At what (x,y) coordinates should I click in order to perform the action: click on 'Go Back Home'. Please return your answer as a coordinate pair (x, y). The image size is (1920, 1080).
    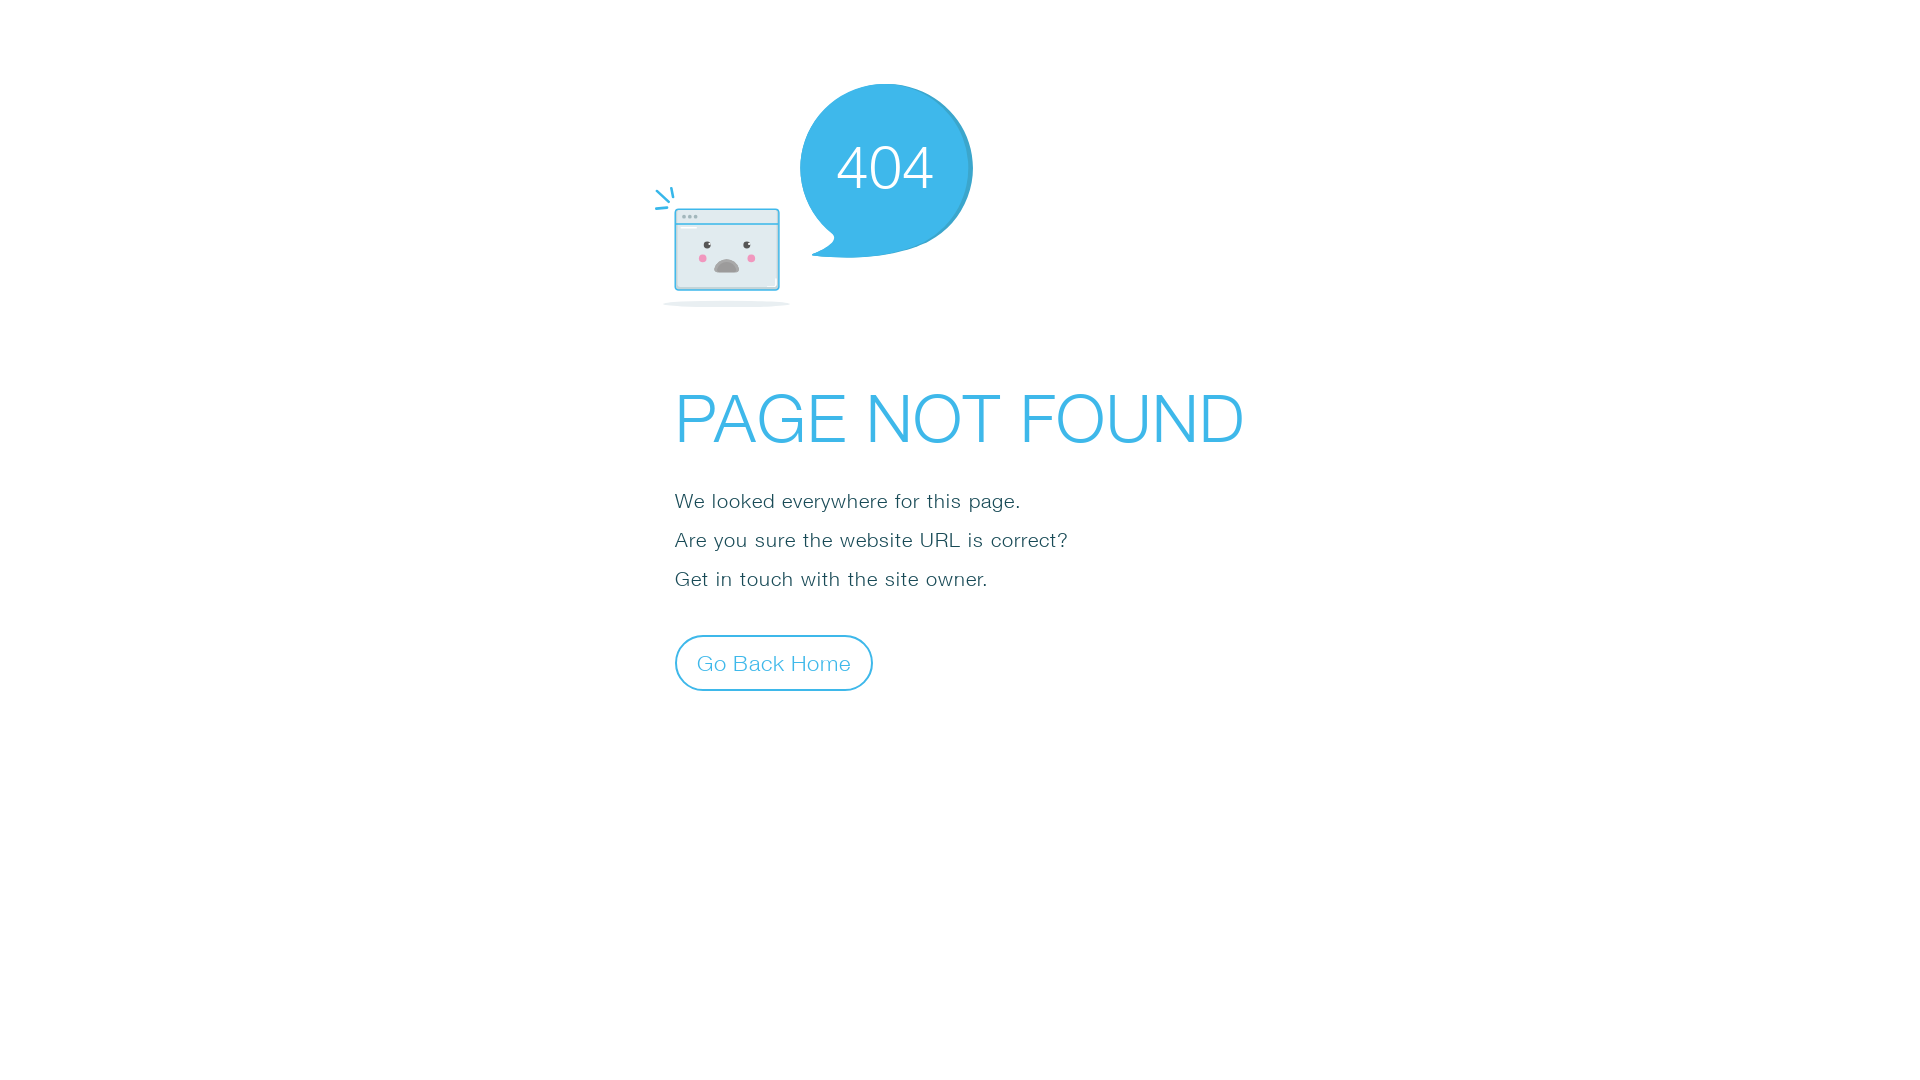
    Looking at the image, I should click on (772, 663).